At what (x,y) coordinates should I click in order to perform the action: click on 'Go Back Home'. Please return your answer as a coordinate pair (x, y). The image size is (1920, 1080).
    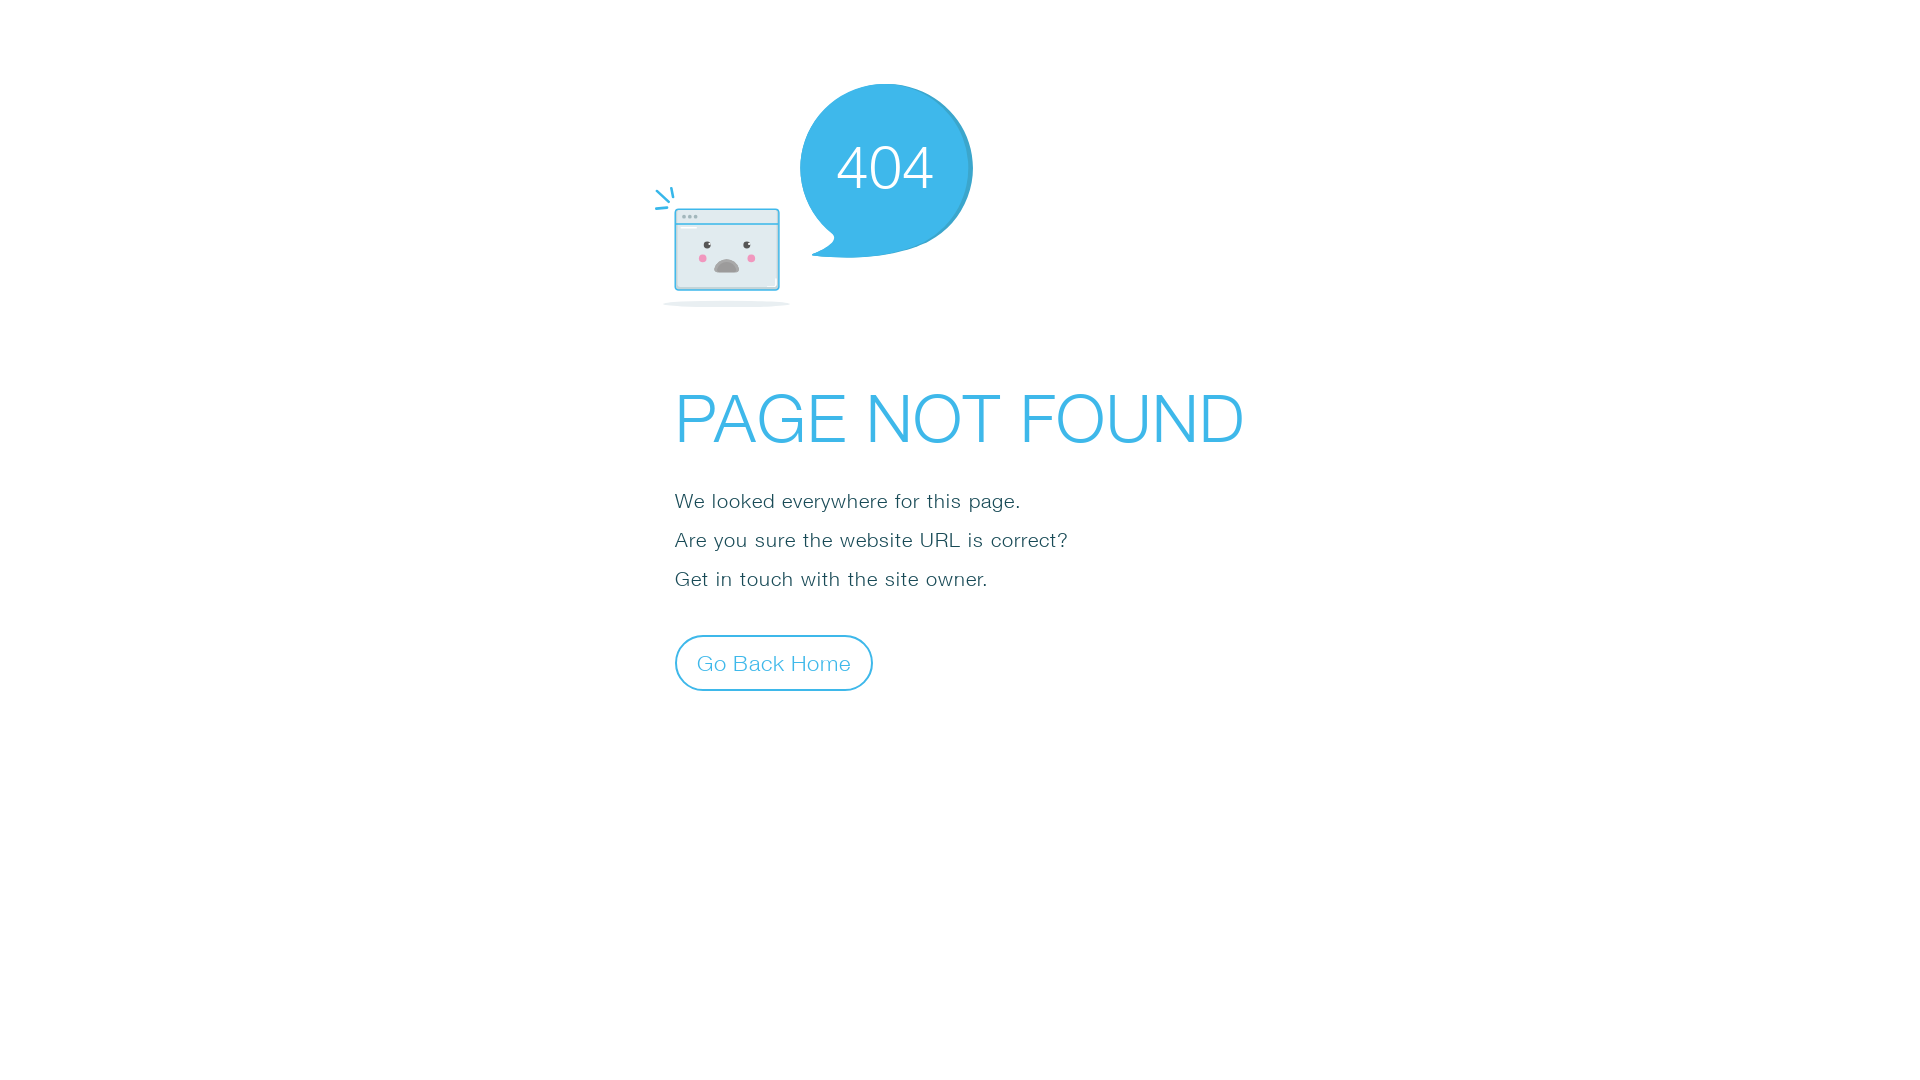
    Looking at the image, I should click on (772, 663).